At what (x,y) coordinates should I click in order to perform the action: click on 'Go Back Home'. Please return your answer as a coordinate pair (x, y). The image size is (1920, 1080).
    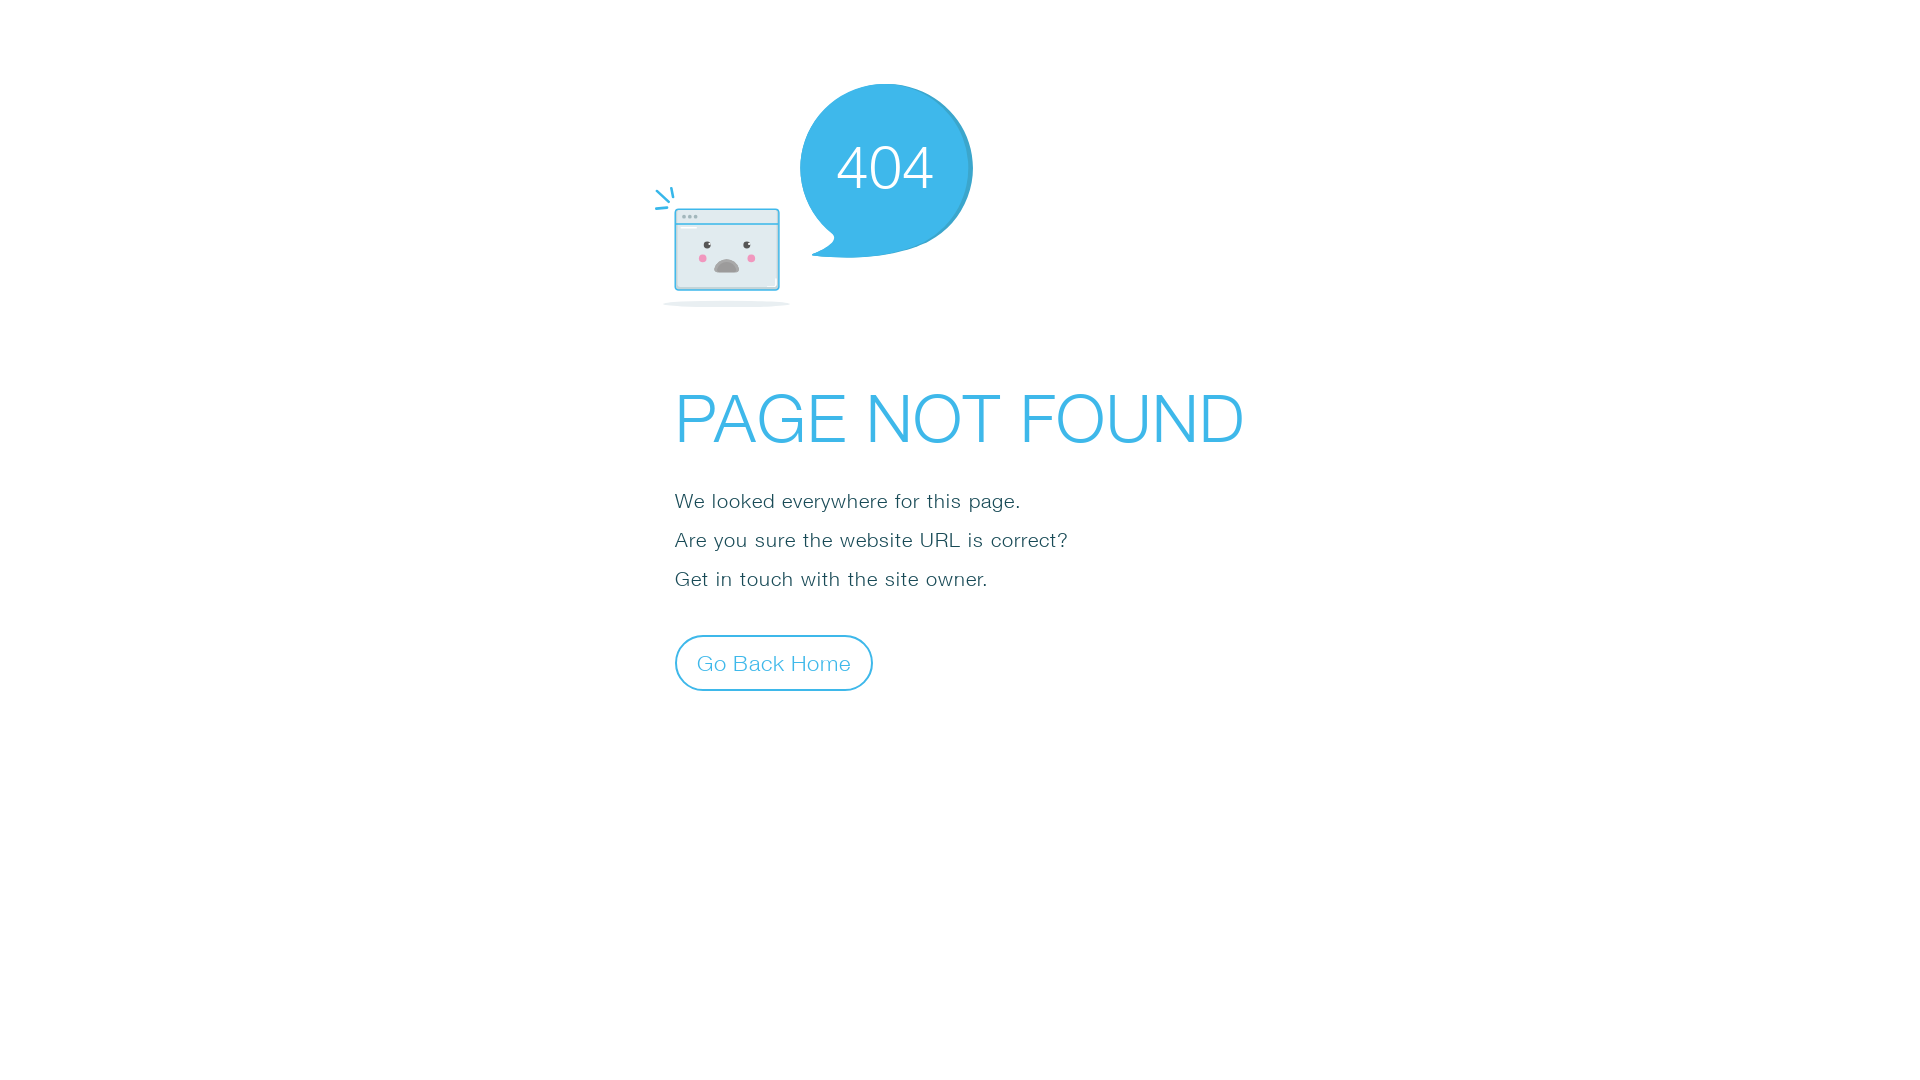
    Looking at the image, I should click on (772, 663).